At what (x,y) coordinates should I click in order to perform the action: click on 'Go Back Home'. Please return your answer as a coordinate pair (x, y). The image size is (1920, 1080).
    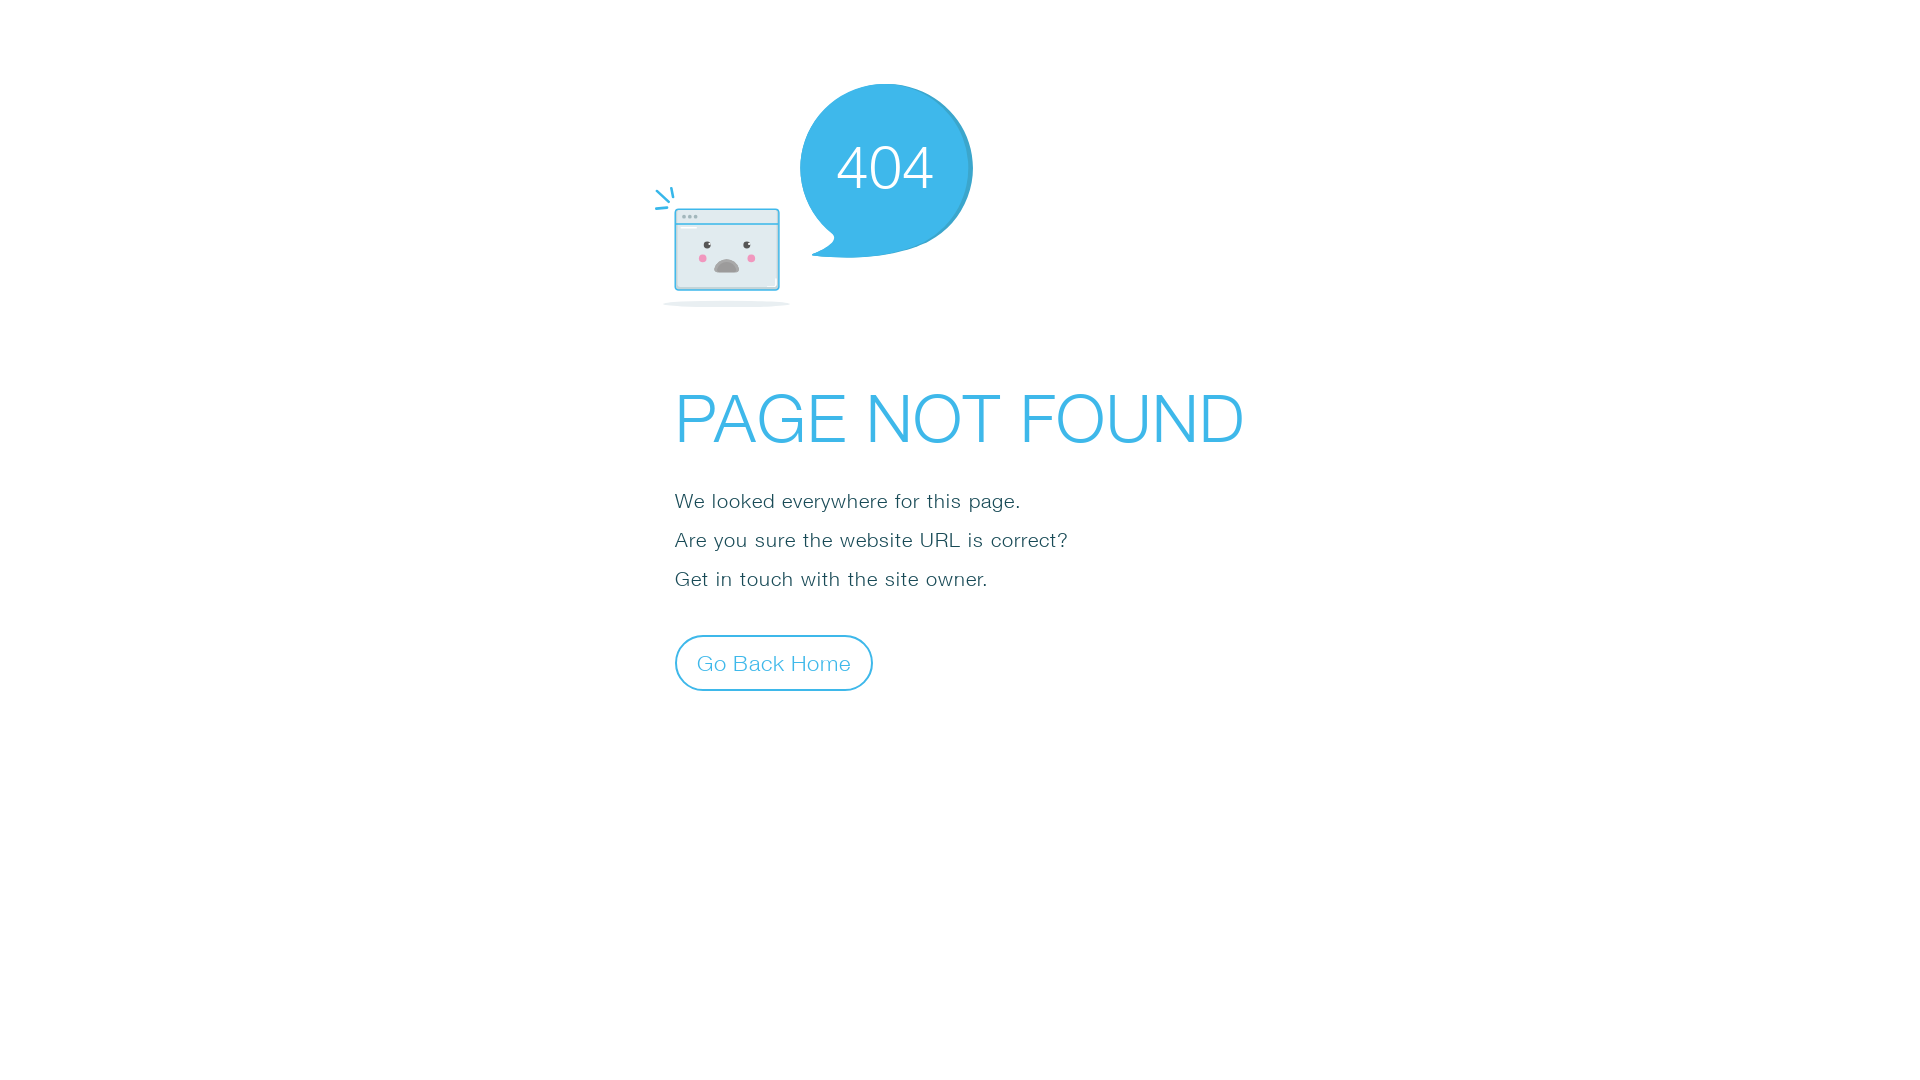
    Looking at the image, I should click on (772, 663).